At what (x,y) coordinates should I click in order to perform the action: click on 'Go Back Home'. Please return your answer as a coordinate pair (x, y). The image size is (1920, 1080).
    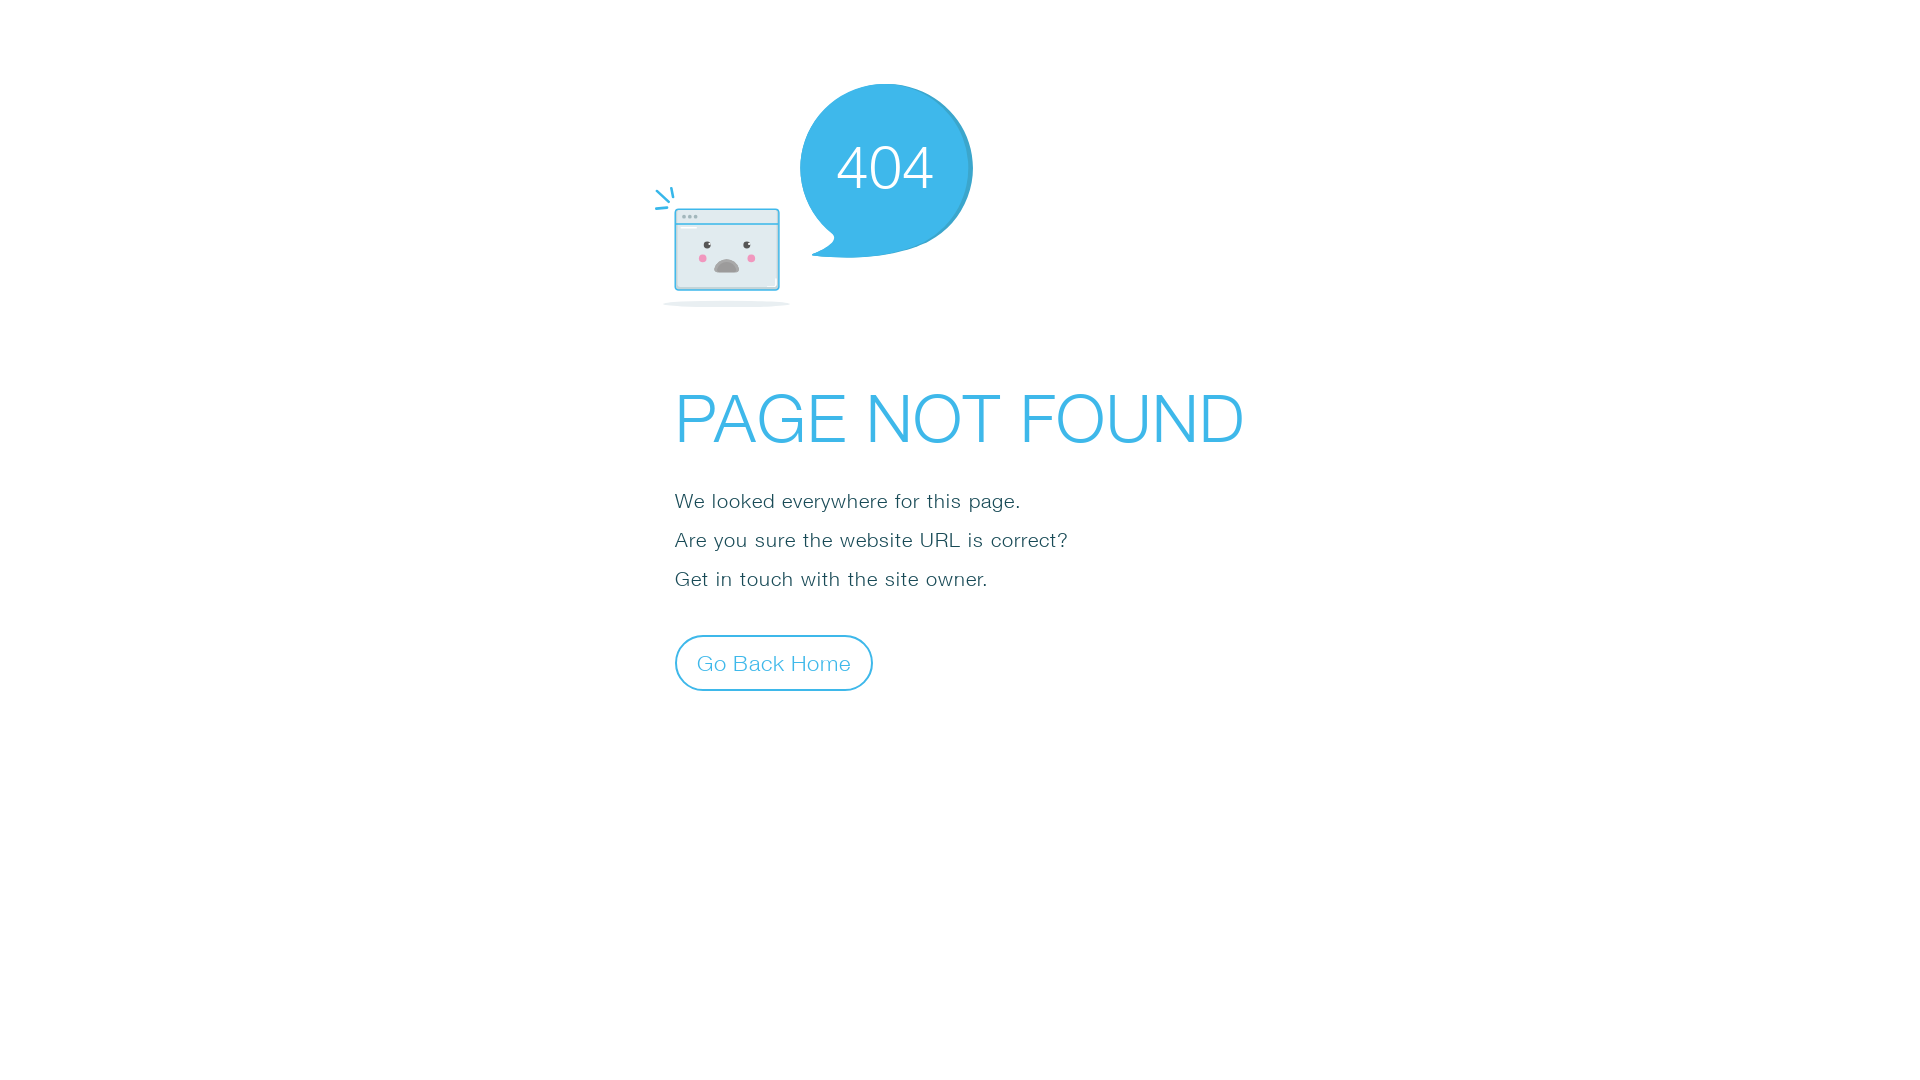
    Looking at the image, I should click on (772, 663).